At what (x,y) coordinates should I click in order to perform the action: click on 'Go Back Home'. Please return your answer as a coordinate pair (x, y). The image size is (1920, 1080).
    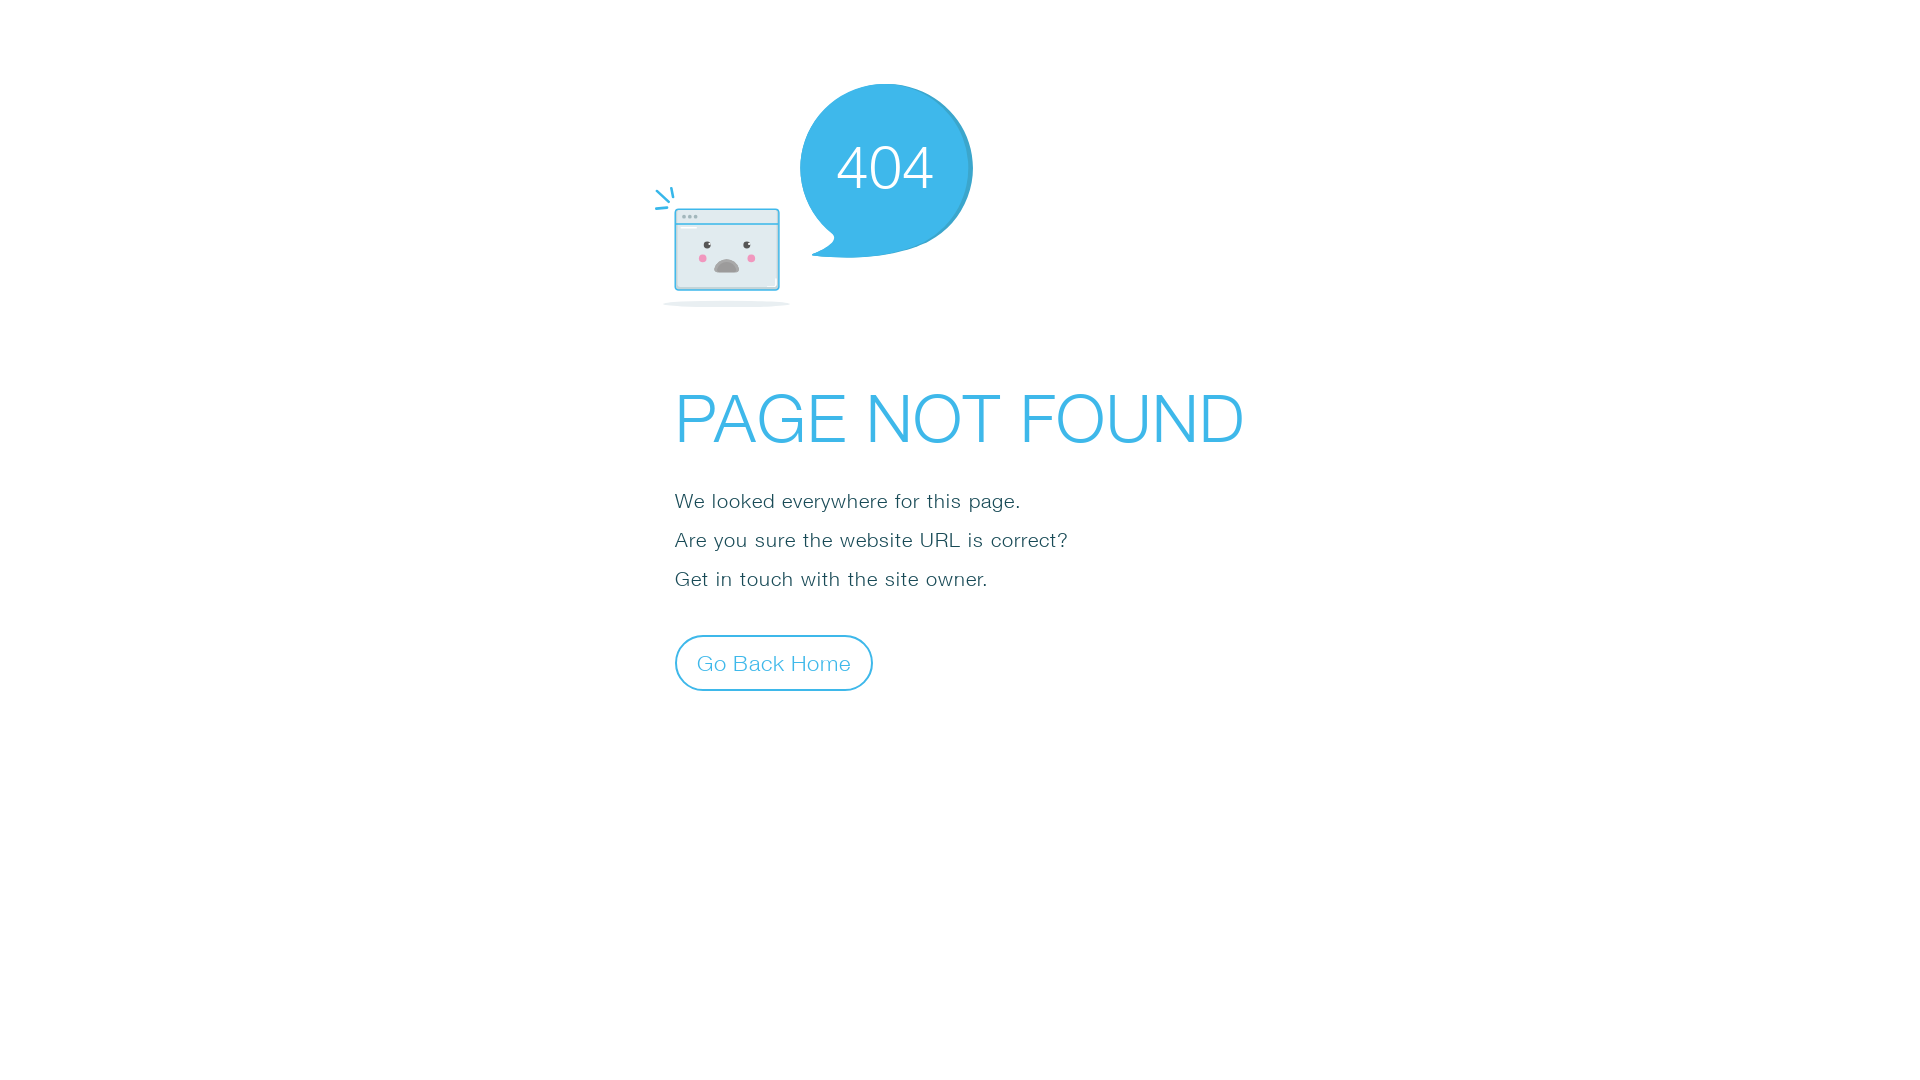
    Looking at the image, I should click on (772, 663).